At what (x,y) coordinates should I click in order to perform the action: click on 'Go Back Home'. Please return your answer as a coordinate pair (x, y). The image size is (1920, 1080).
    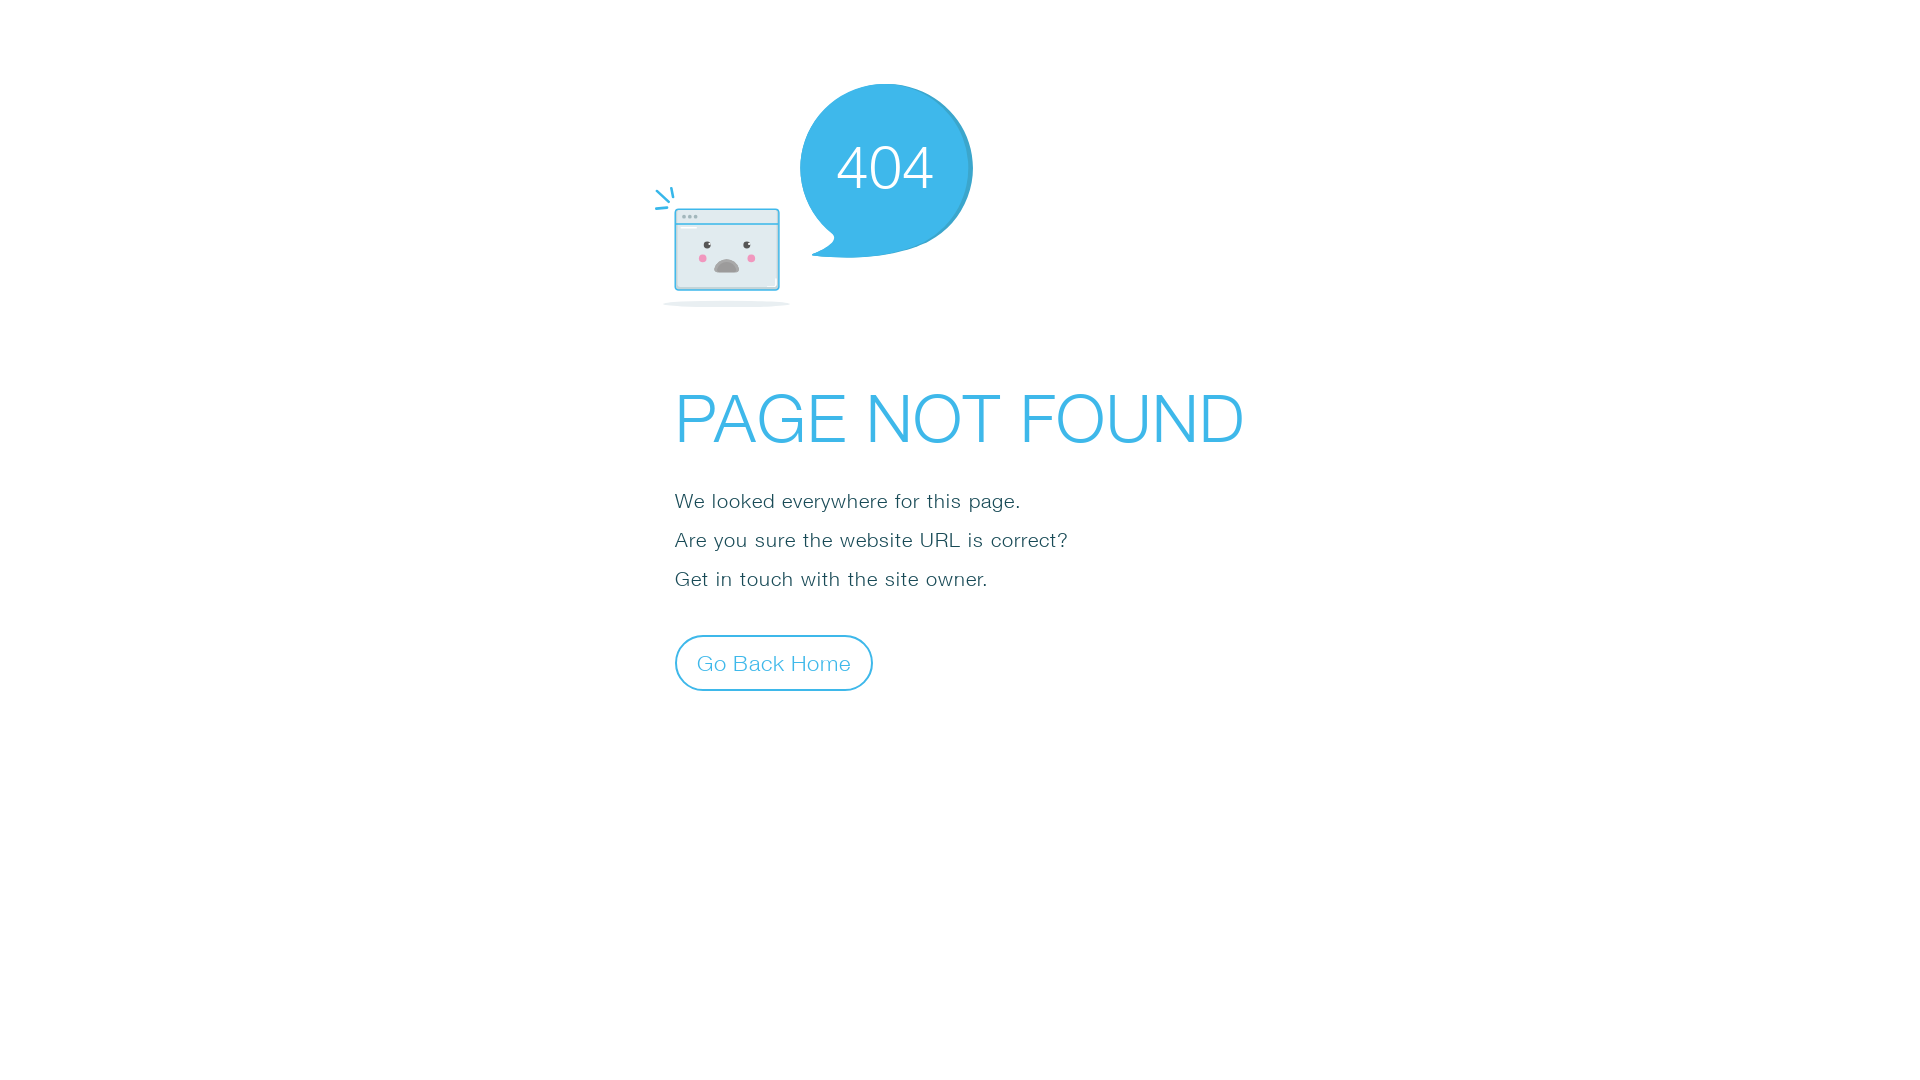
    Looking at the image, I should click on (772, 663).